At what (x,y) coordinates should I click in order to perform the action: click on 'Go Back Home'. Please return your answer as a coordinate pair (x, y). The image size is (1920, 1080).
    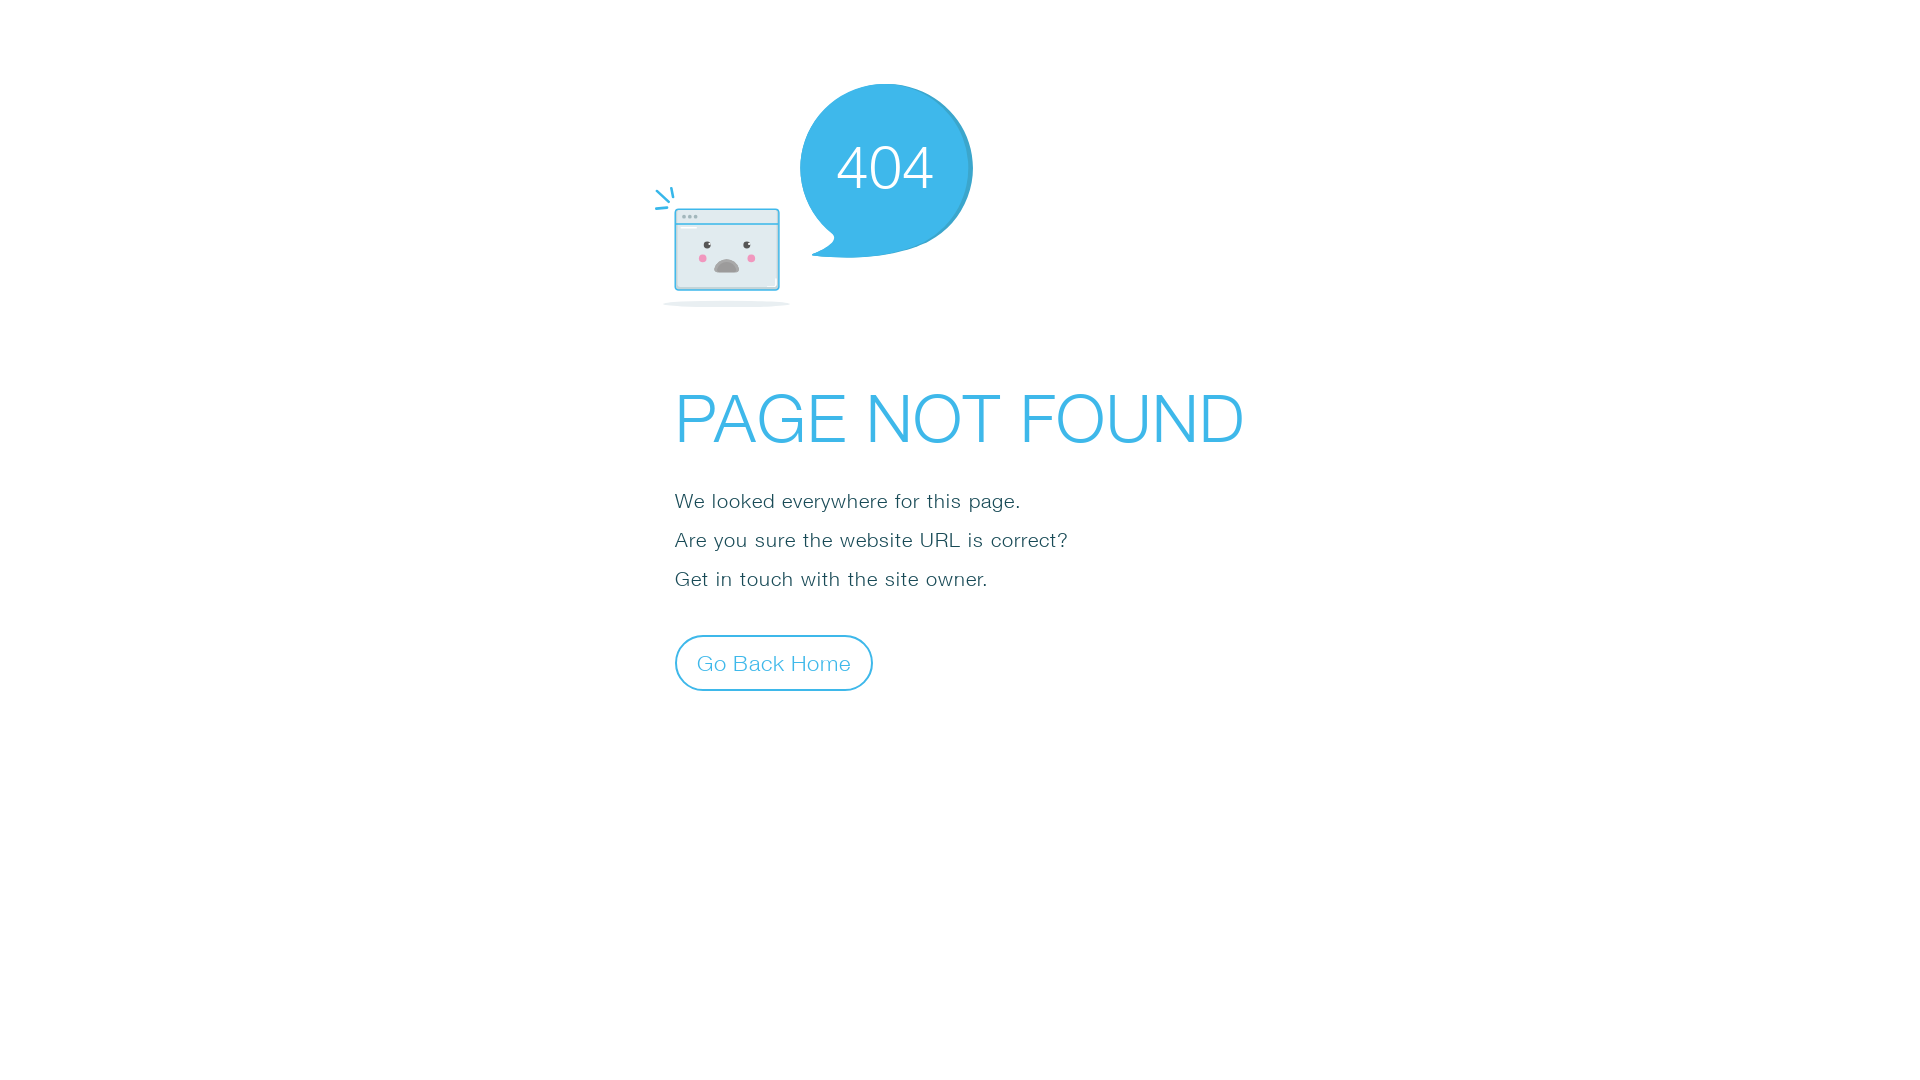
    Looking at the image, I should click on (772, 663).